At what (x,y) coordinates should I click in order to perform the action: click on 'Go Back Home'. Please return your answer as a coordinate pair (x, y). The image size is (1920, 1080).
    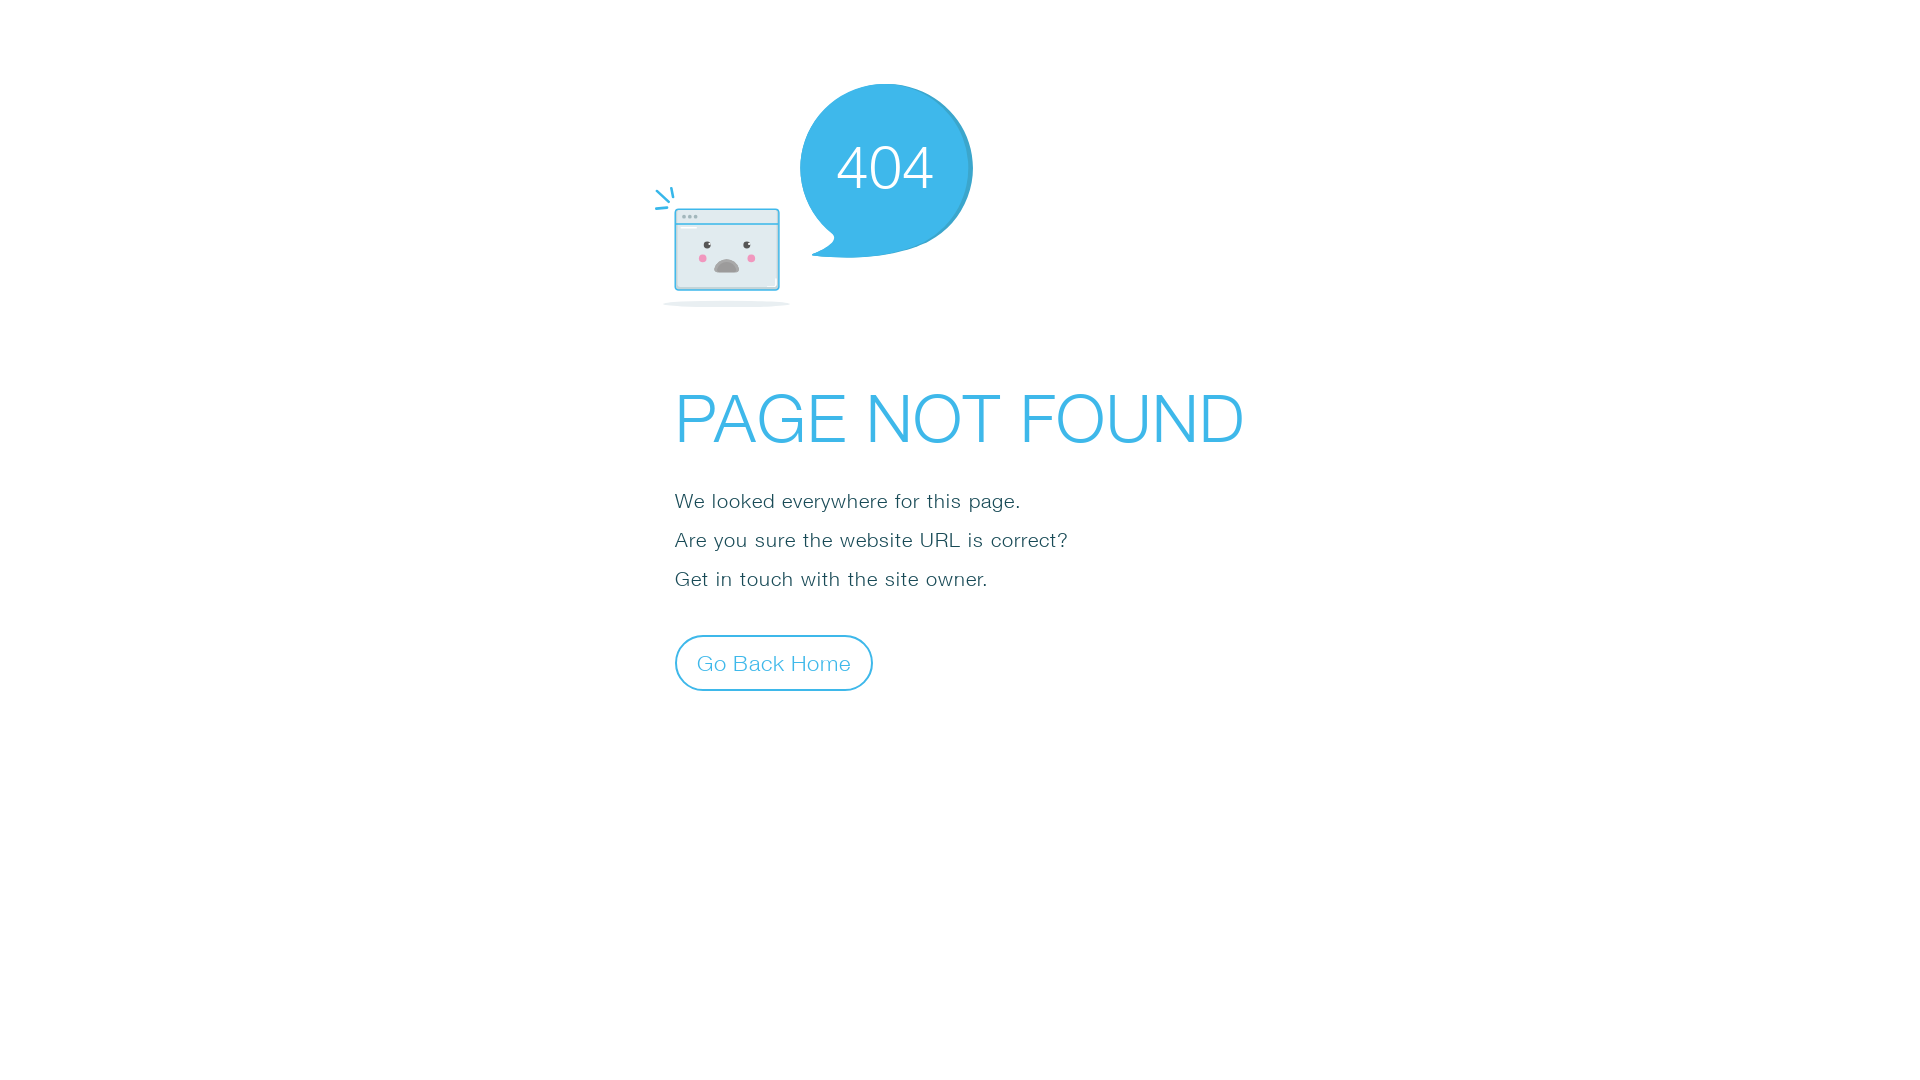
    Looking at the image, I should click on (772, 663).